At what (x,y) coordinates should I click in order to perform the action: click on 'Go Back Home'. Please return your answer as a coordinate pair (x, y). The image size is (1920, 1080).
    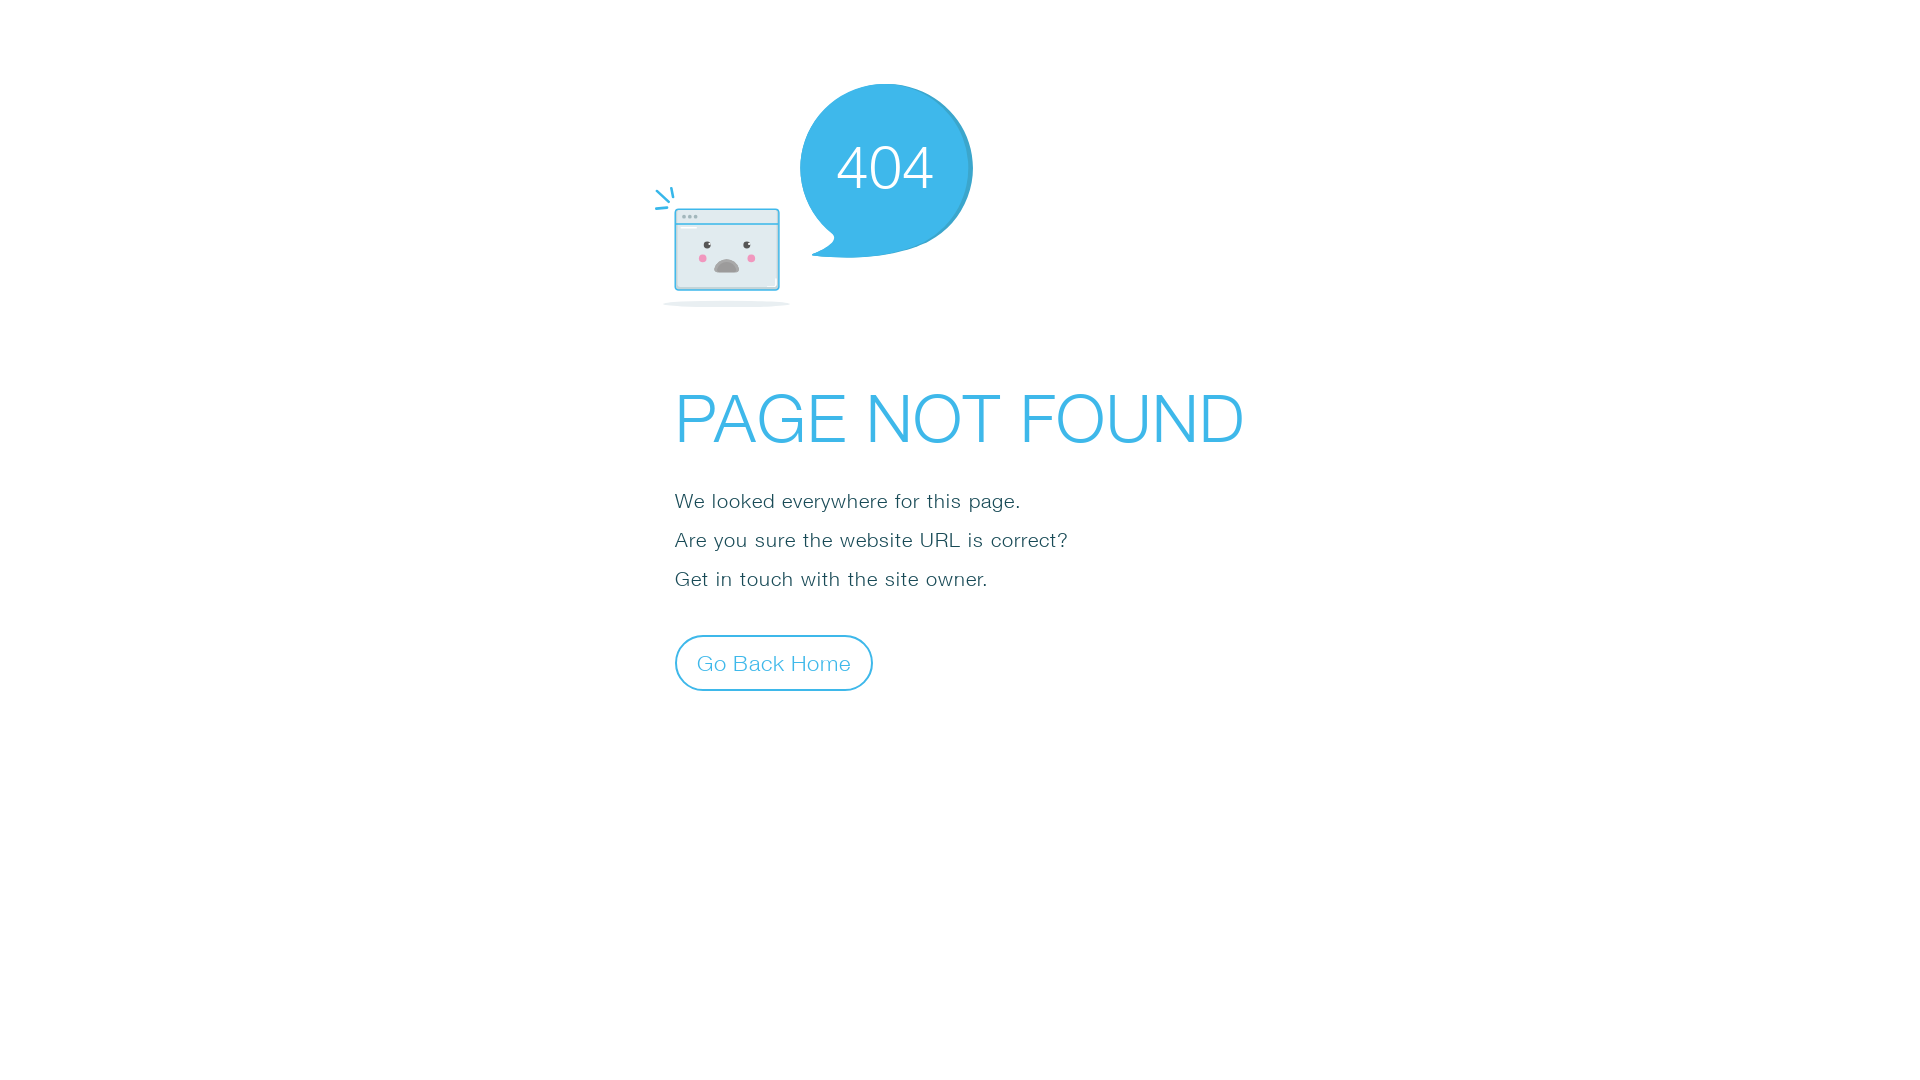
    Looking at the image, I should click on (772, 663).